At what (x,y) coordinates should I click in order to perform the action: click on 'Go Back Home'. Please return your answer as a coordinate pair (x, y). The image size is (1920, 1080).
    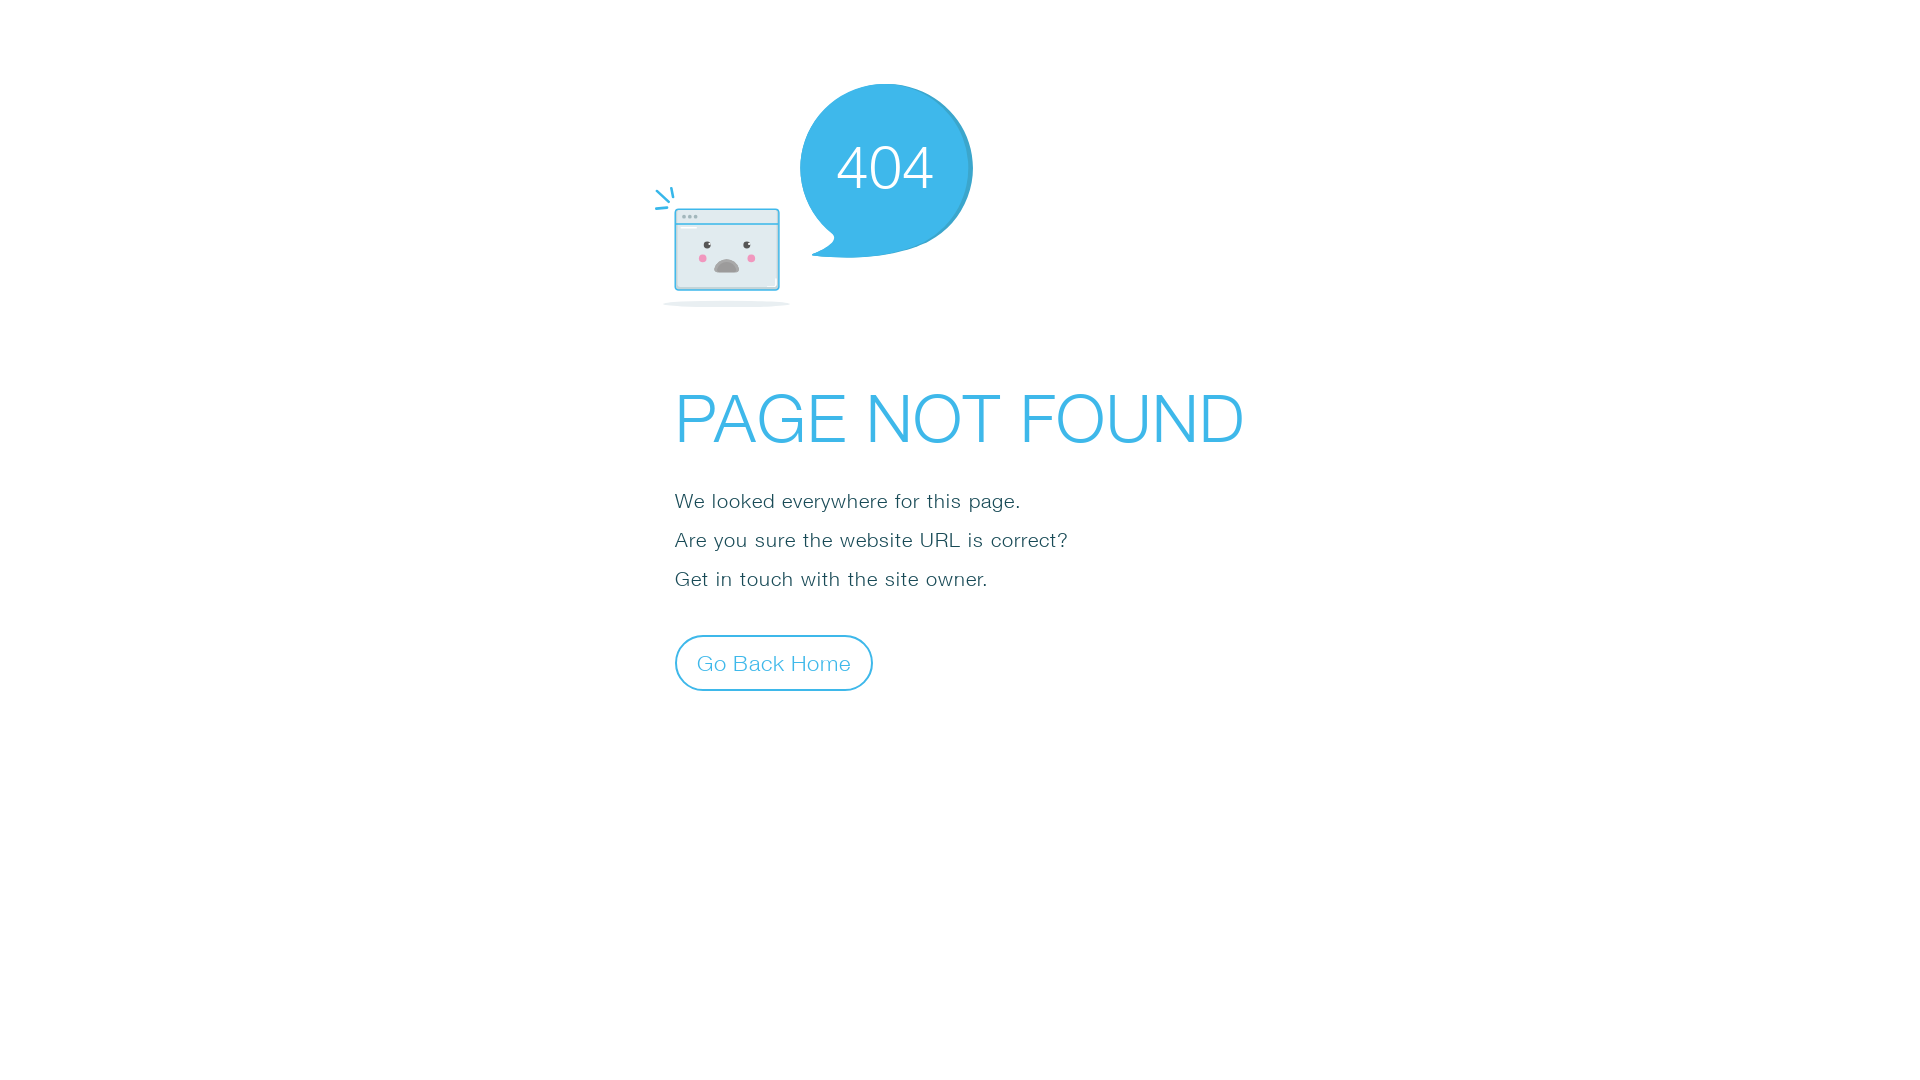
    Looking at the image, I should click on (772, 663).